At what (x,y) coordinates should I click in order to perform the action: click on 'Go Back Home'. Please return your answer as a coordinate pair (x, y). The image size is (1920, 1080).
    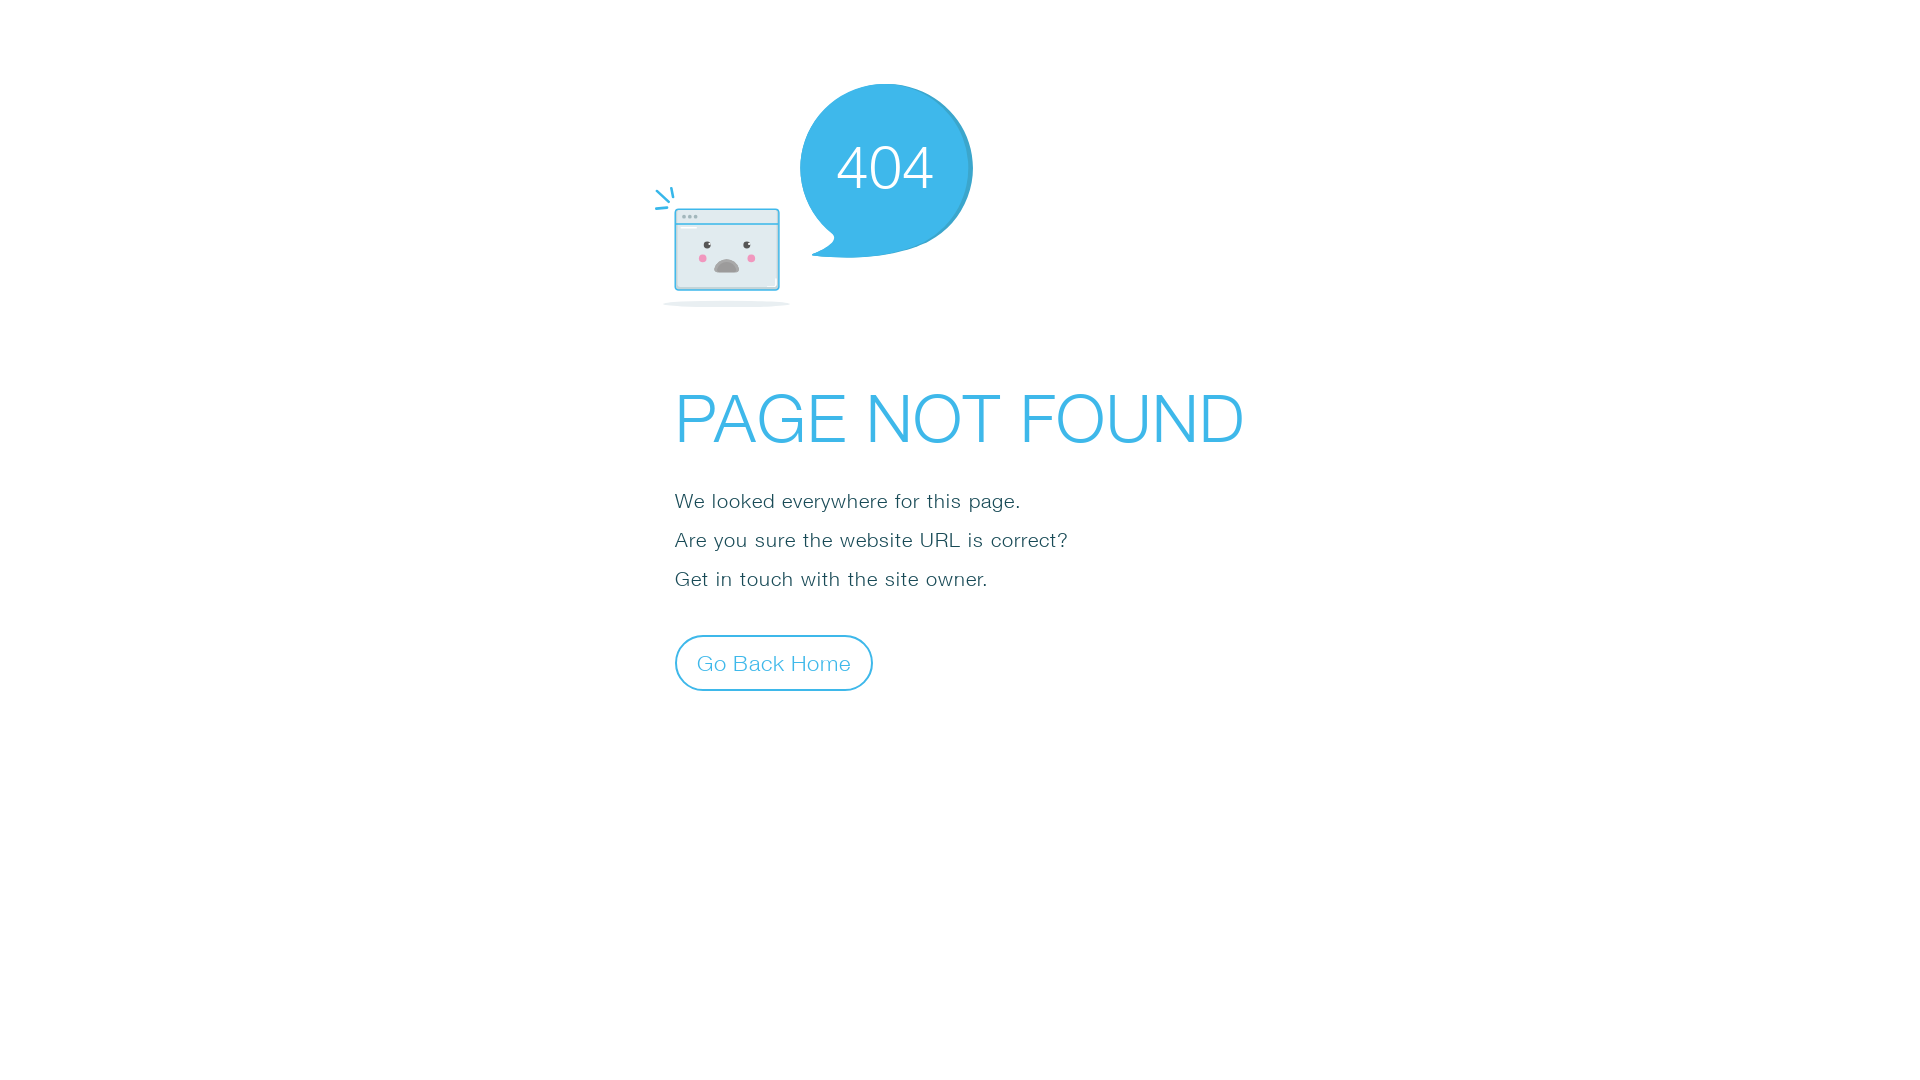
    Looking at the image, I should click on (772, 663).